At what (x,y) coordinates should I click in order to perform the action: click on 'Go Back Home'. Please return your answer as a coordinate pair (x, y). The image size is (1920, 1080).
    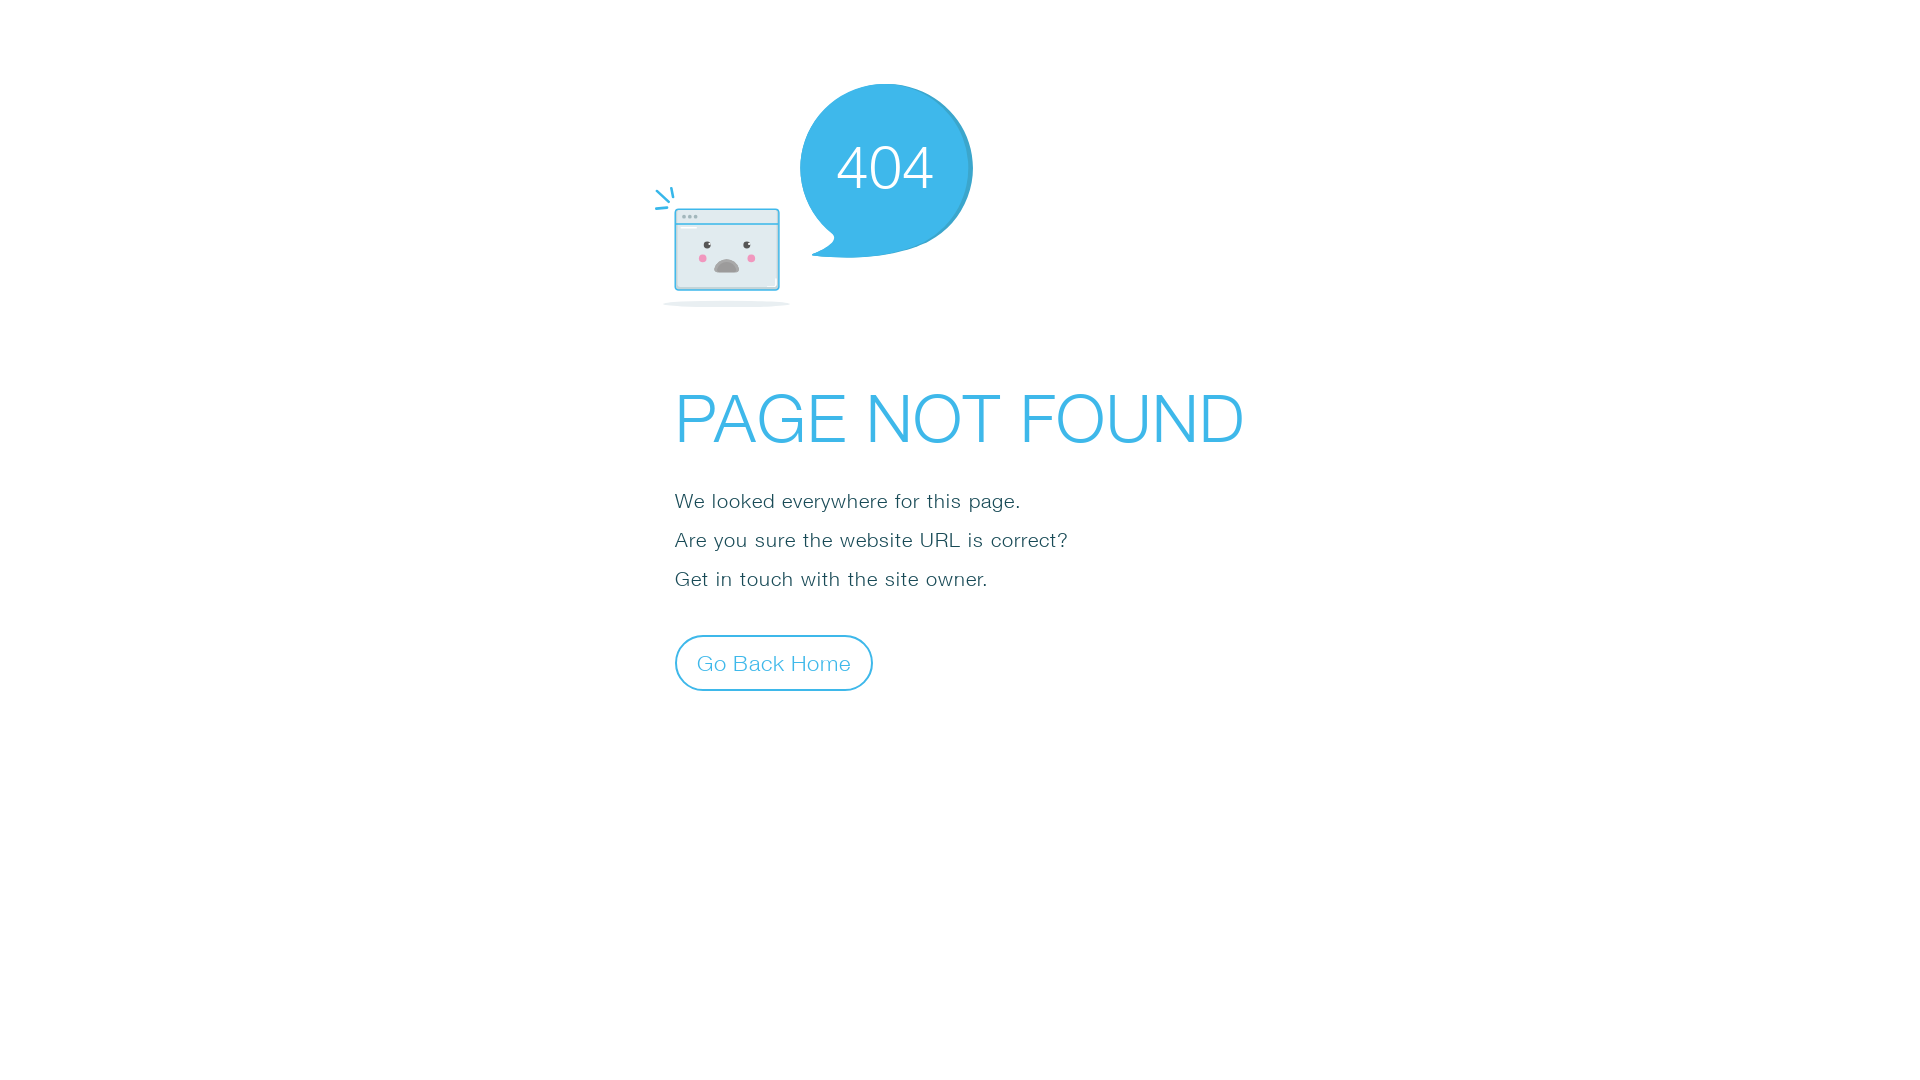
    Looking at the image, I should click on (772, 663).